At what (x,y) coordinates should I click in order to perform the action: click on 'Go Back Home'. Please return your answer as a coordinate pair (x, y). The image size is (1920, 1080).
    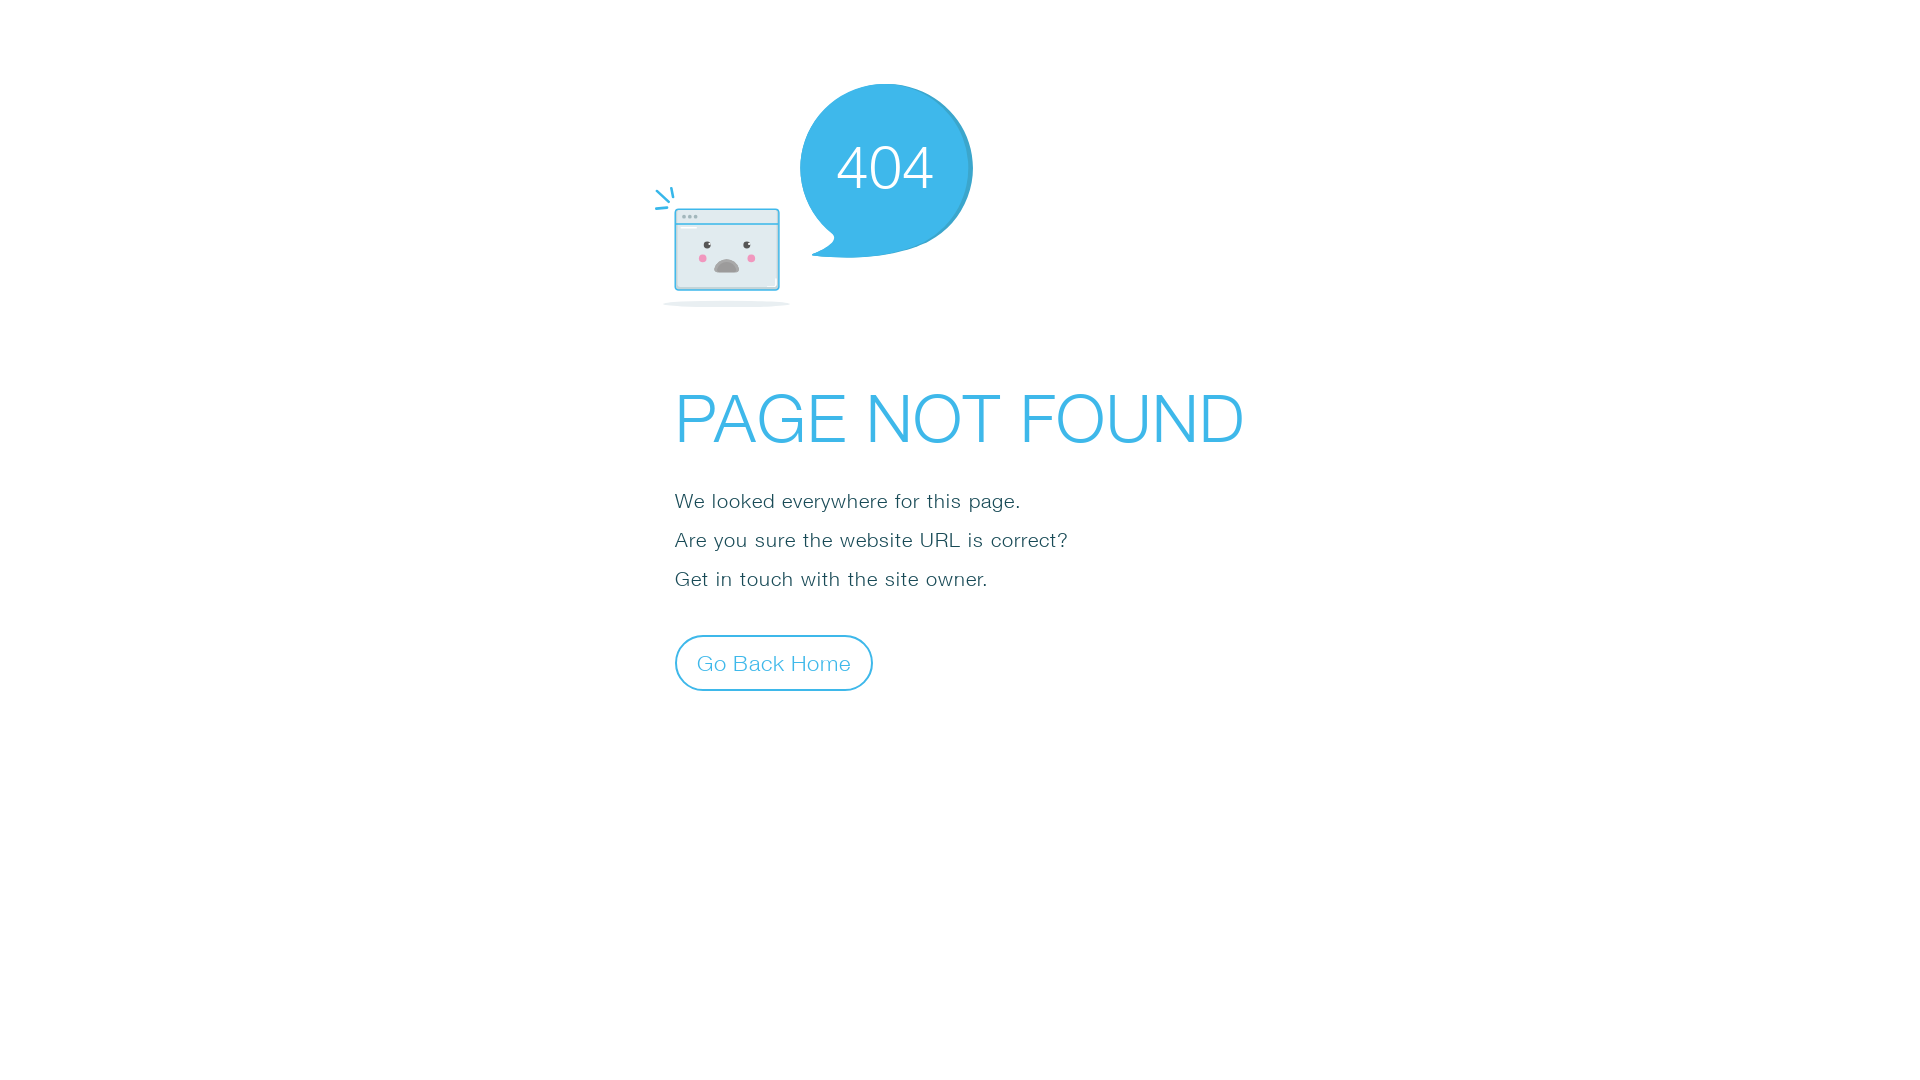
    Looking at the image, I should click on (772, 663).